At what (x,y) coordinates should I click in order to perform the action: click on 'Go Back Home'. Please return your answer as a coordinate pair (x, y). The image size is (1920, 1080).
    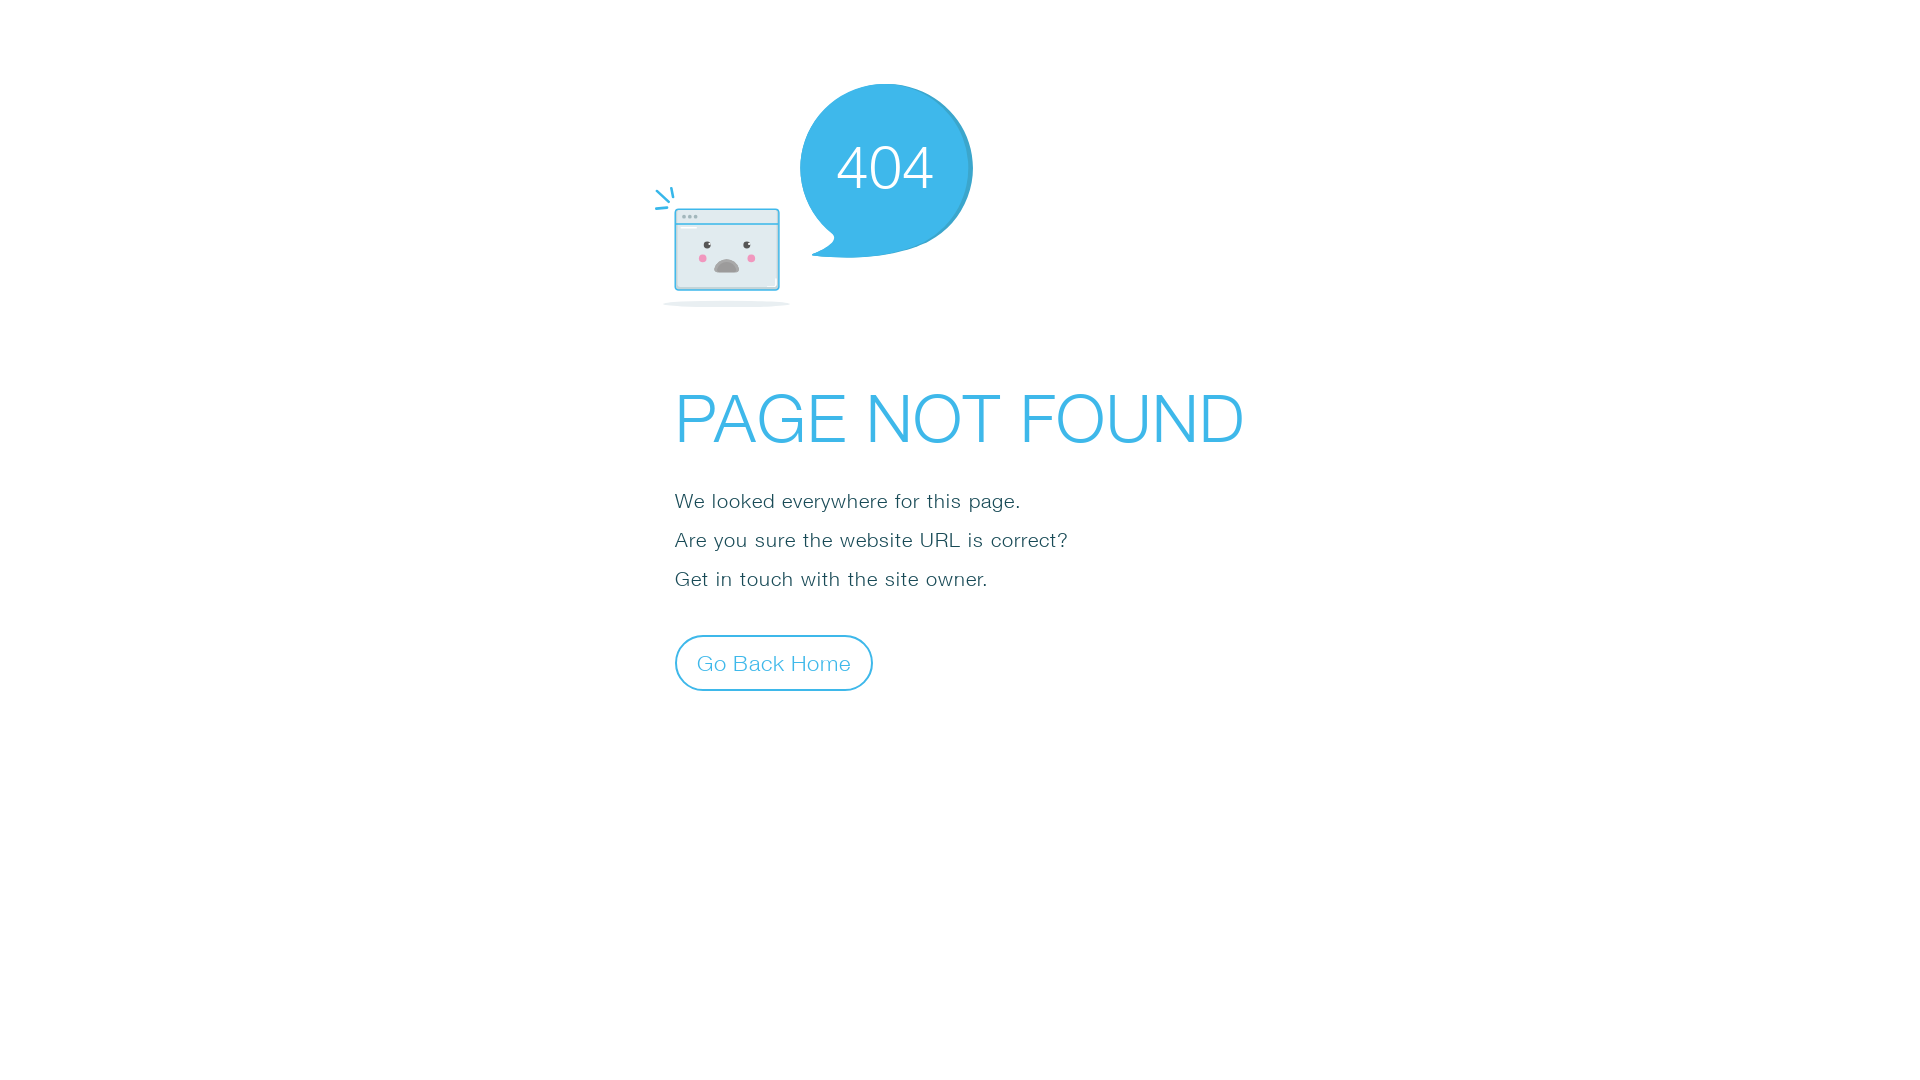
    Looking at the image, I should click on (772, 663).